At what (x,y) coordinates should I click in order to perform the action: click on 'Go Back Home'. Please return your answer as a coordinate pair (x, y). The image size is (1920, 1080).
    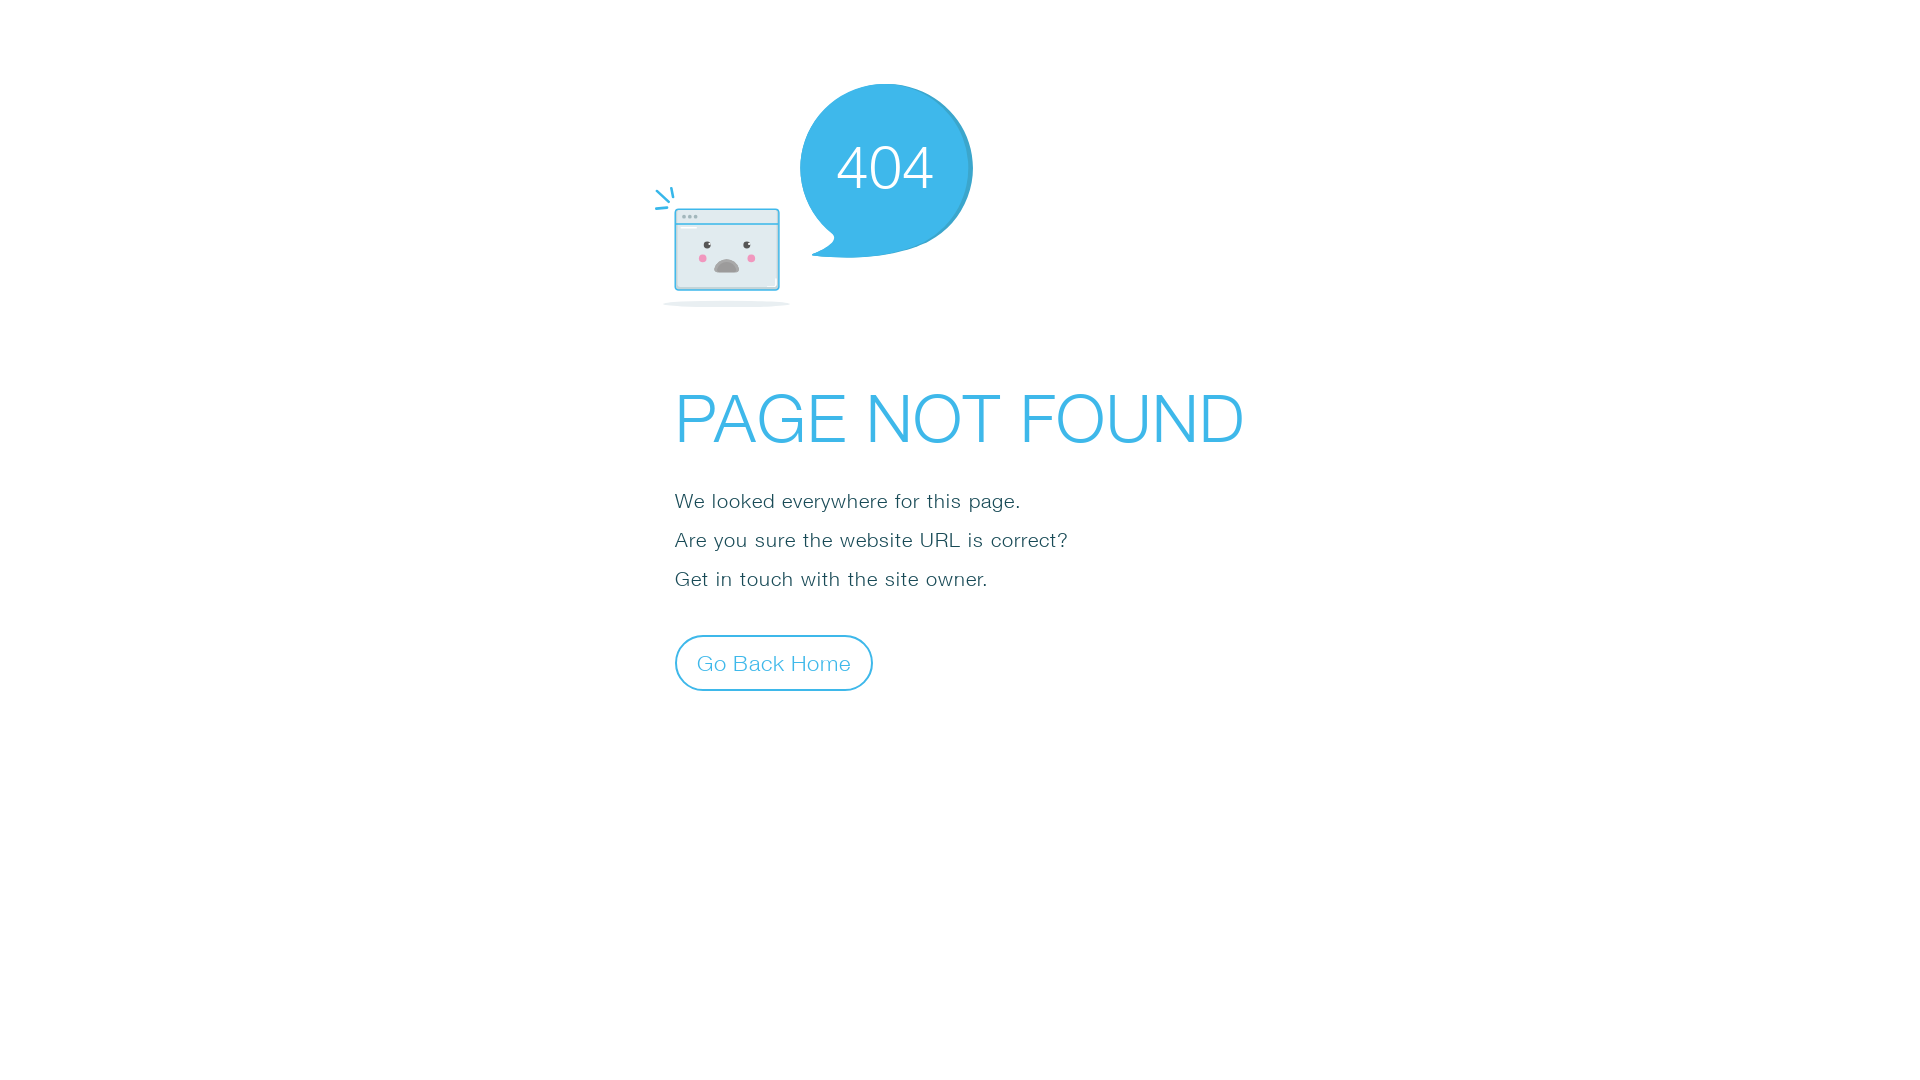
    Looking at the image, I should click on (772, 663).